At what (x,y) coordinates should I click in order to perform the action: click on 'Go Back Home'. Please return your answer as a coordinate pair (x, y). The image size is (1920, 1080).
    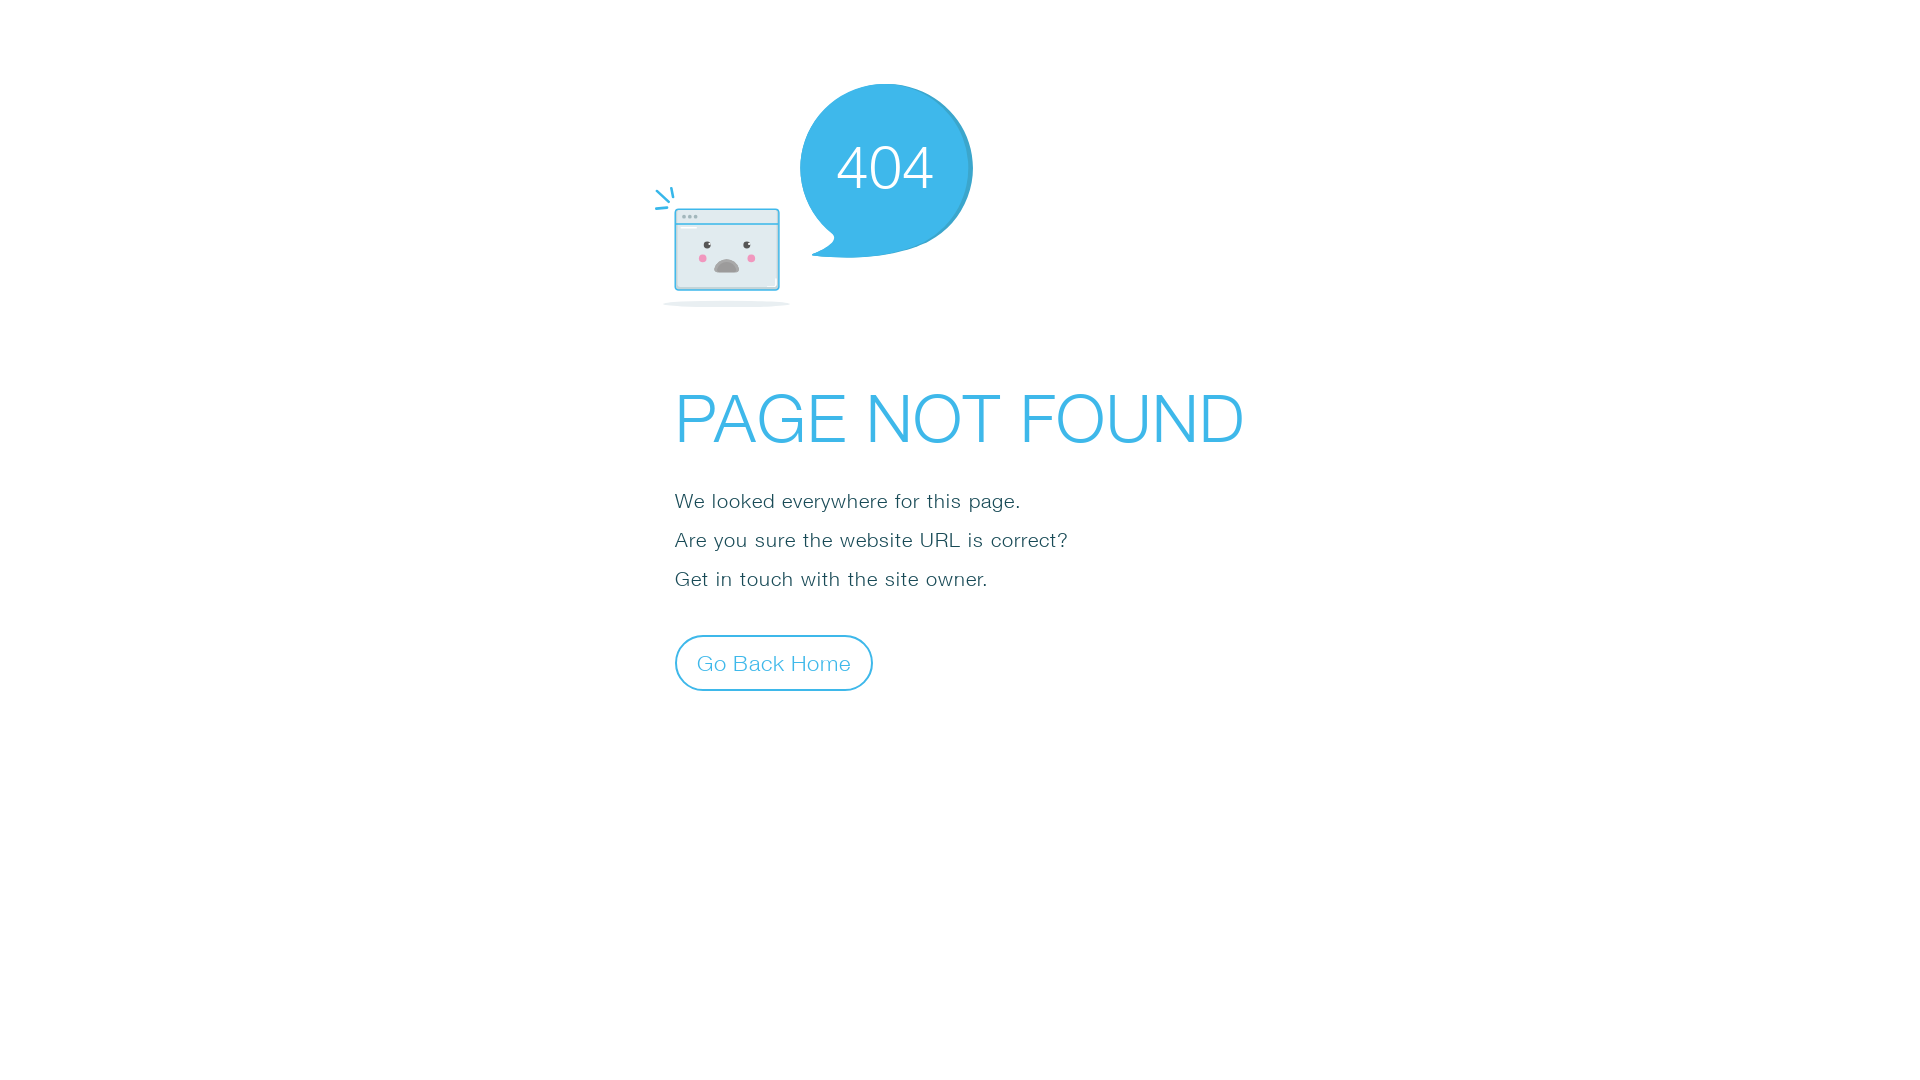
    Looking at the image, I should click on (772, 663).